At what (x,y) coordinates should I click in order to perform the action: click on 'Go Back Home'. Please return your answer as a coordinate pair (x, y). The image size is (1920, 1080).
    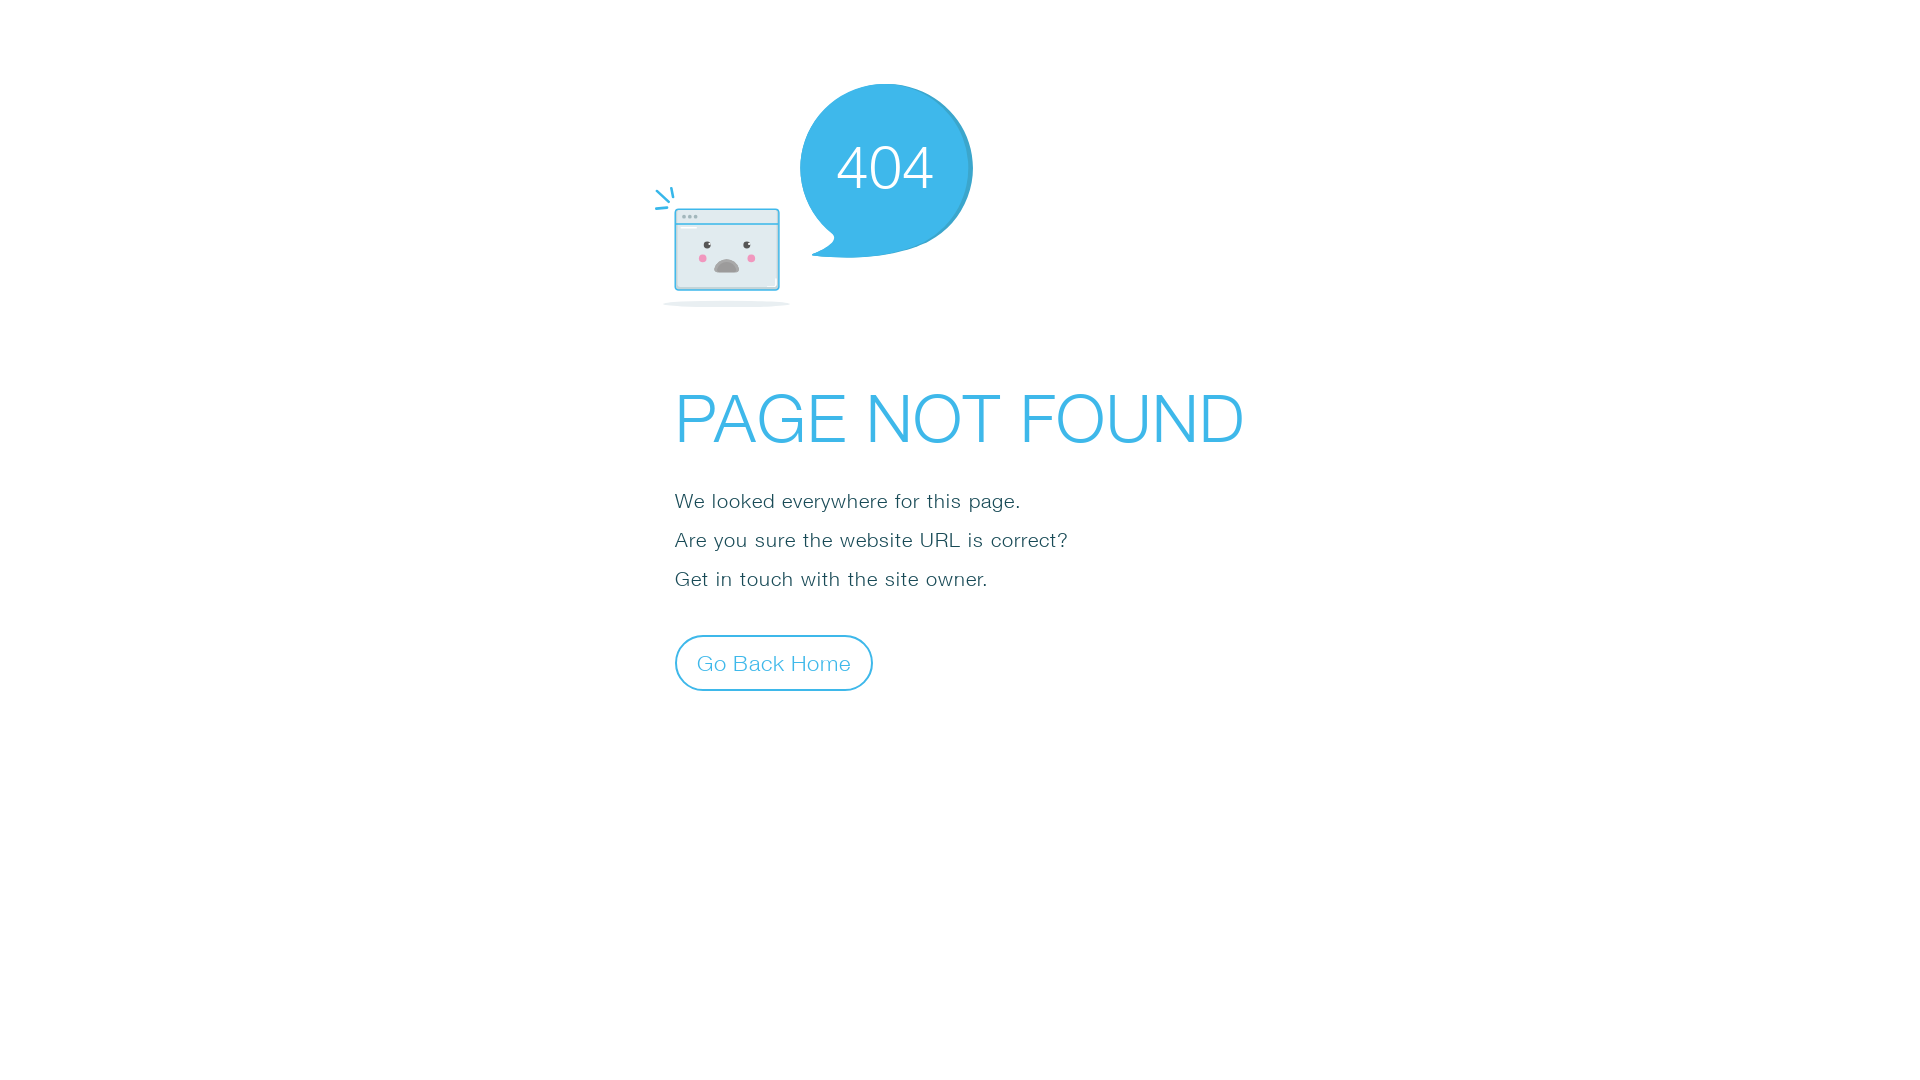
    Looking at the image, I should click on (772, 663).